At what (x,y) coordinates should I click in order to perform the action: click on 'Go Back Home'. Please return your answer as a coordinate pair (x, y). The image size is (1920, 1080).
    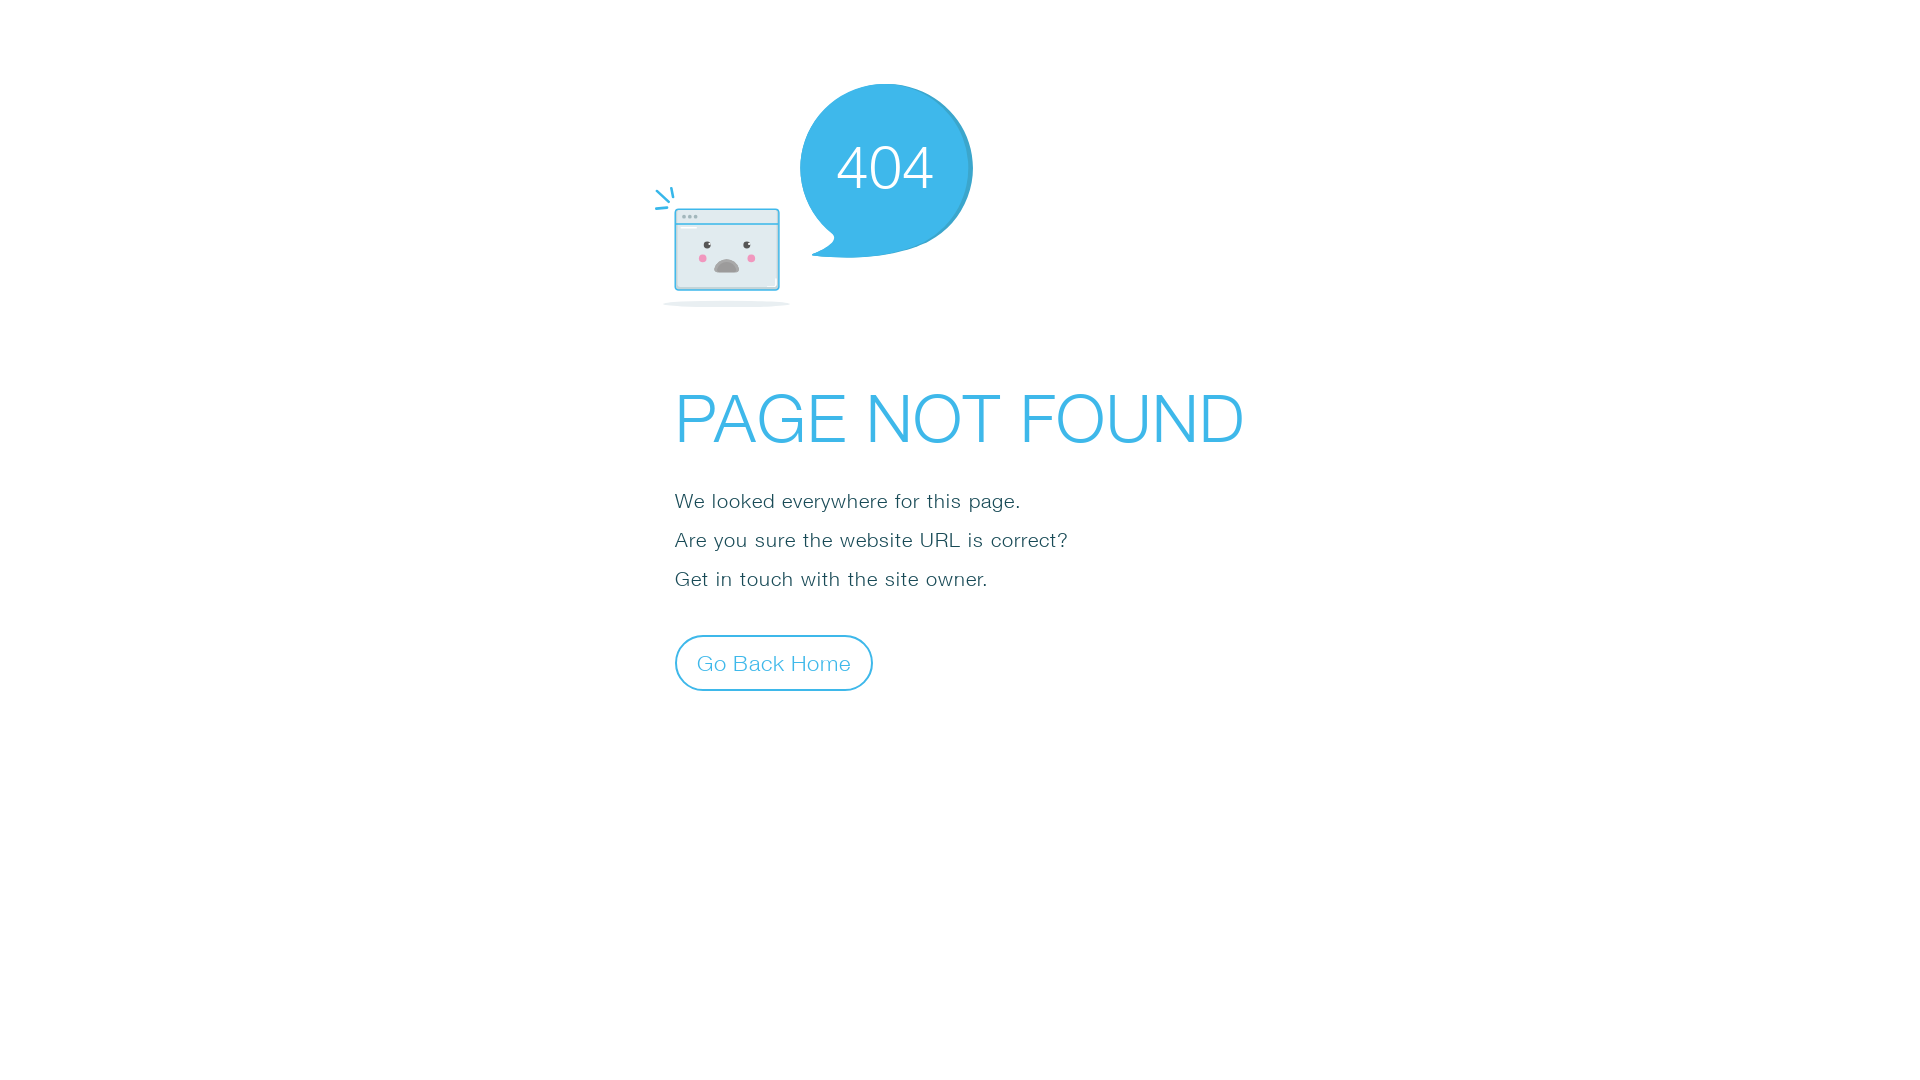
    Looking at the image, I should click on (772, 663).